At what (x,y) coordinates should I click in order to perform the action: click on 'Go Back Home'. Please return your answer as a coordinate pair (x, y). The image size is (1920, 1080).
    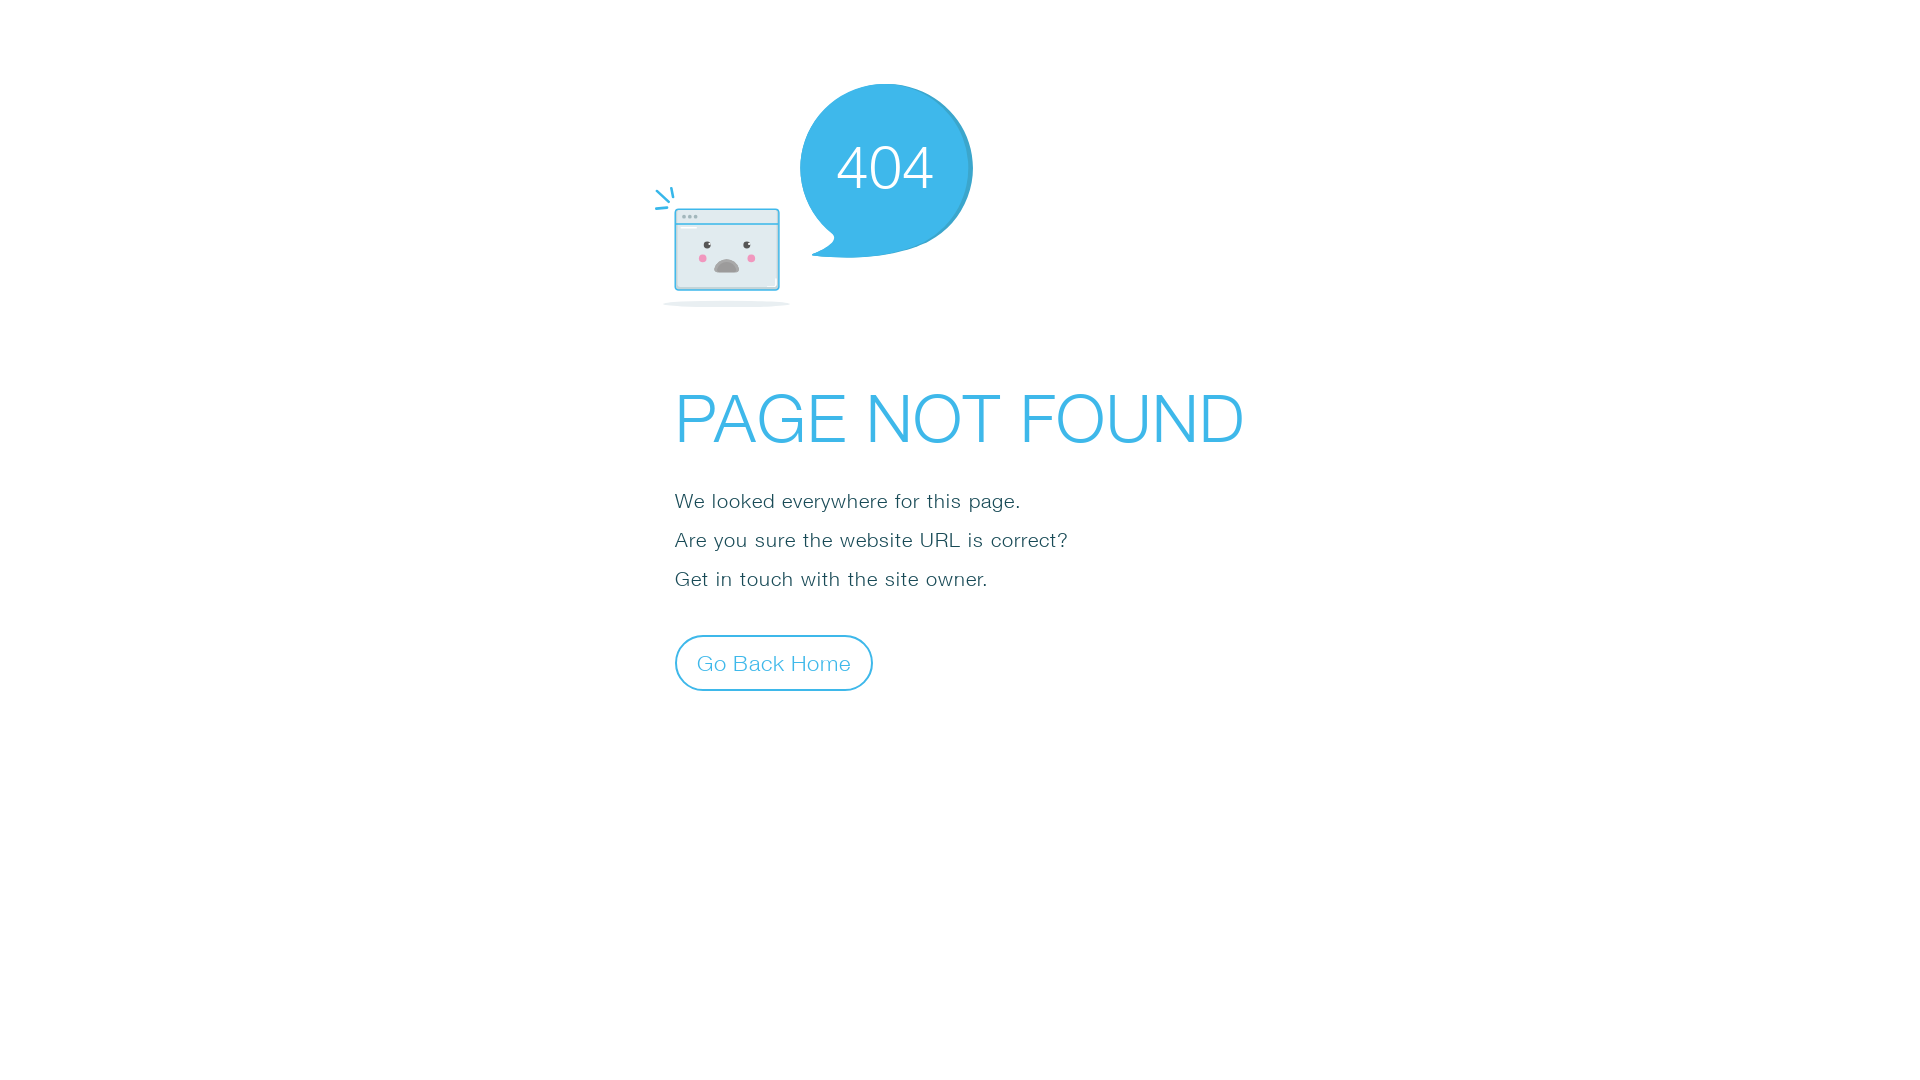
    Looking at the image, I should click on (772, 663).